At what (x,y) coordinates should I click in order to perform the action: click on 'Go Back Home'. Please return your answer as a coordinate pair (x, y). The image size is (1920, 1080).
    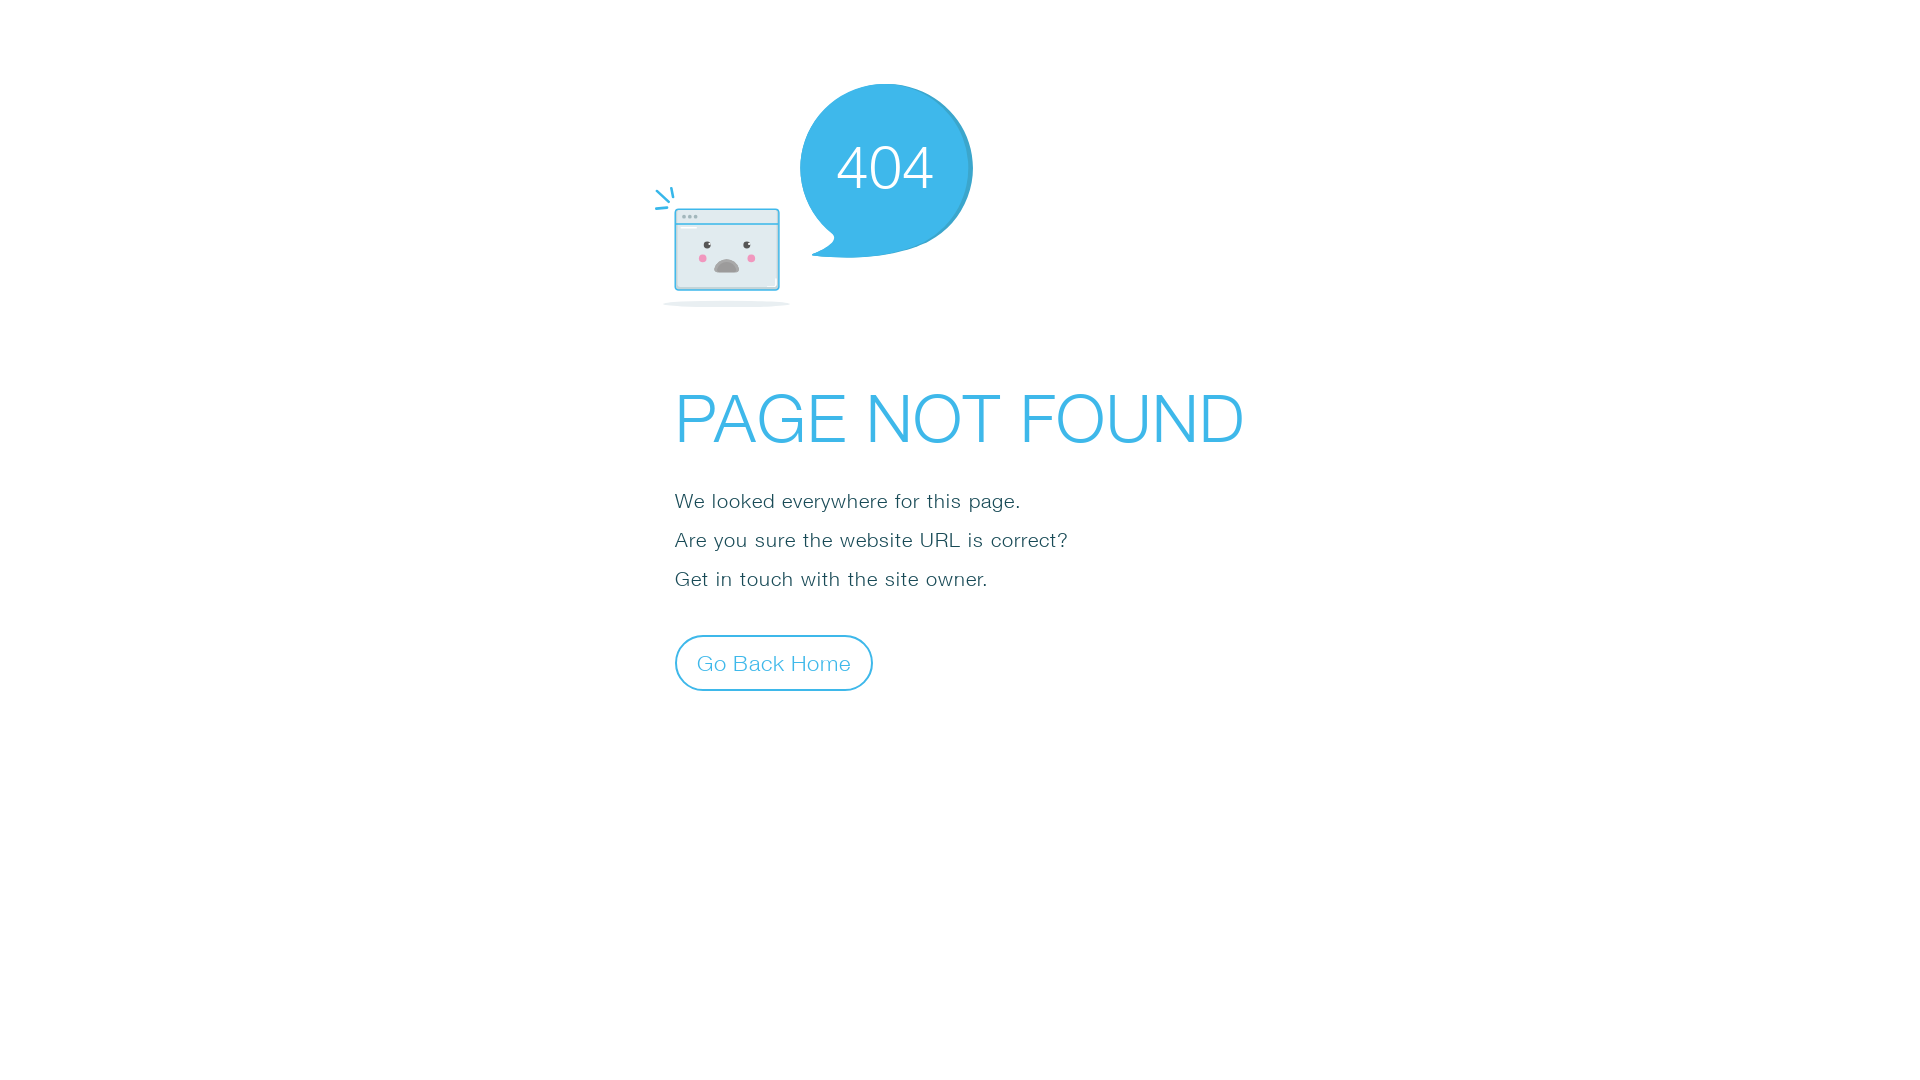
    Looking at the image, I should click on (772, 663).